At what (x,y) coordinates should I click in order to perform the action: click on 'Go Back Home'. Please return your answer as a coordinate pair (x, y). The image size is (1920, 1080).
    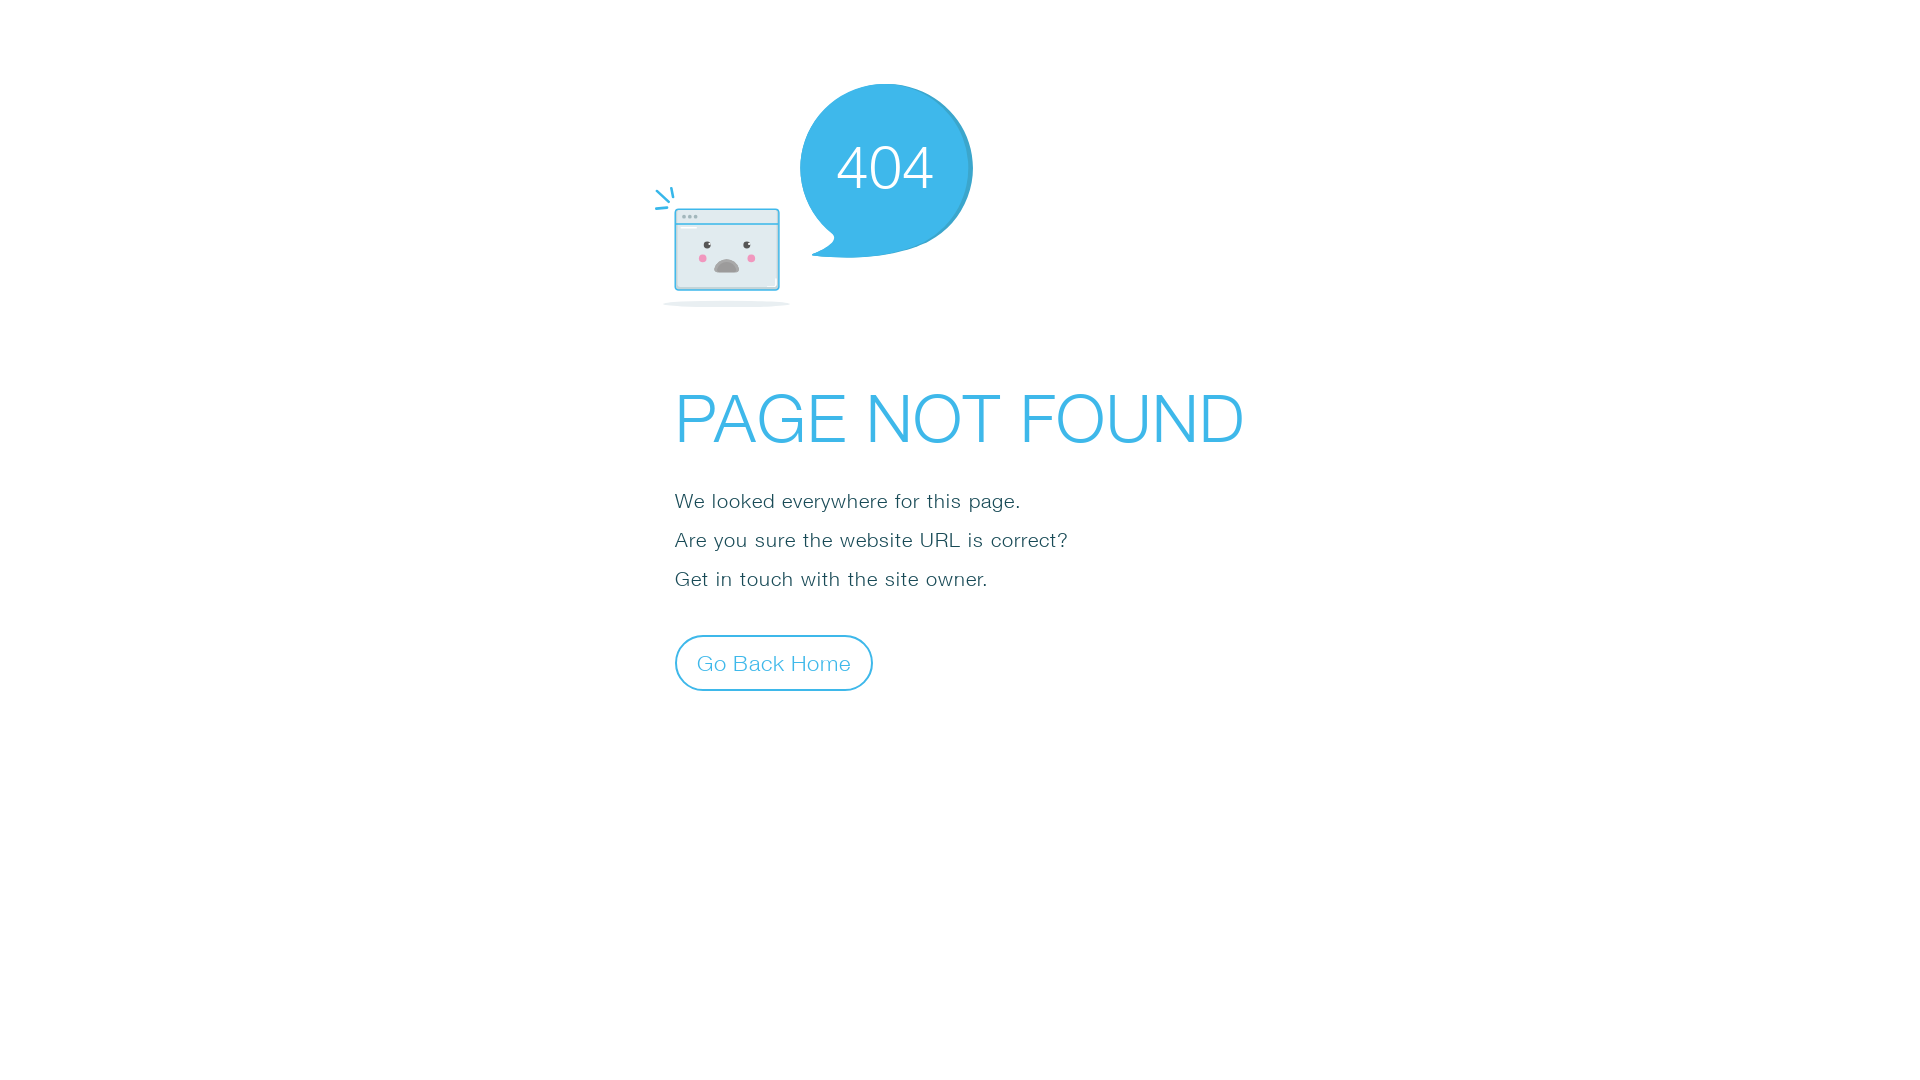
    Looking at the image, I should click on (772, 663).